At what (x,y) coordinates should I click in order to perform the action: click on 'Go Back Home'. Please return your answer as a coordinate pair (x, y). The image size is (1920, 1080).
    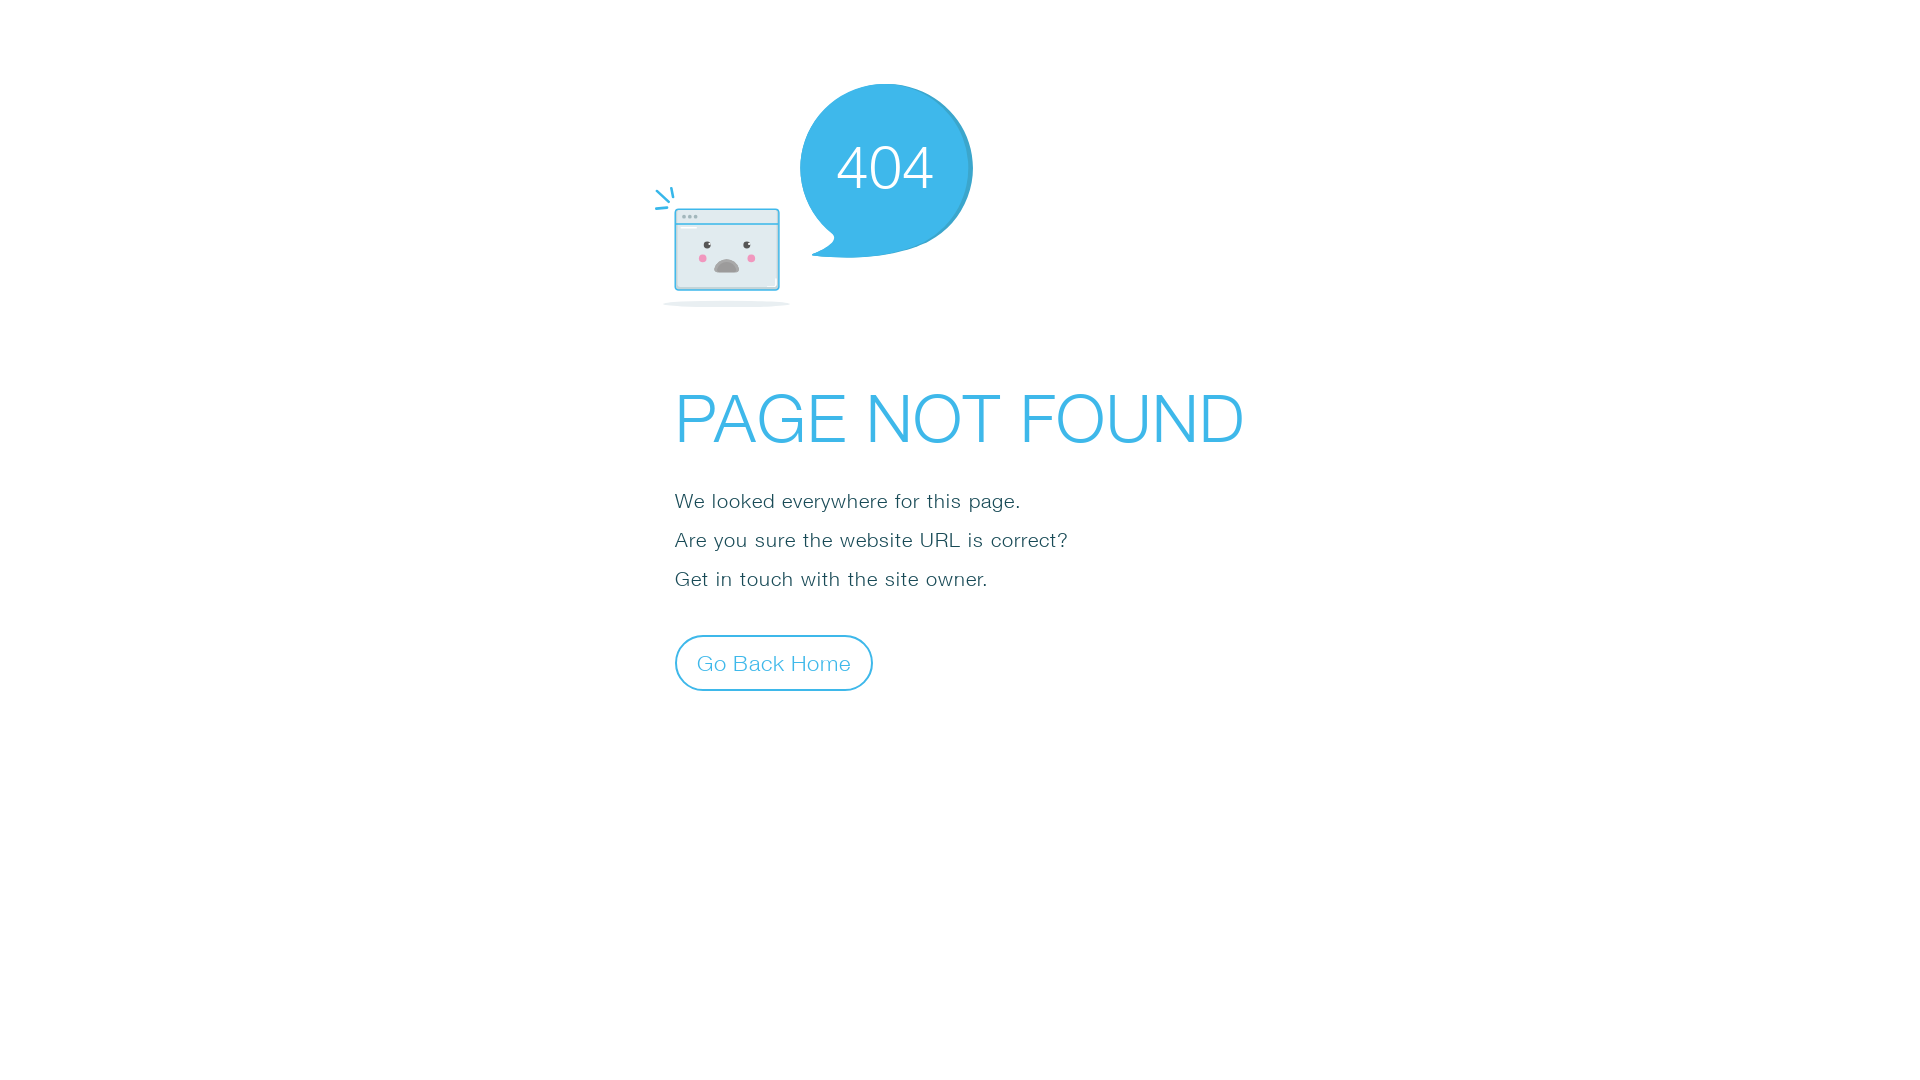
    Looking at the image, I should click on (772, 663).